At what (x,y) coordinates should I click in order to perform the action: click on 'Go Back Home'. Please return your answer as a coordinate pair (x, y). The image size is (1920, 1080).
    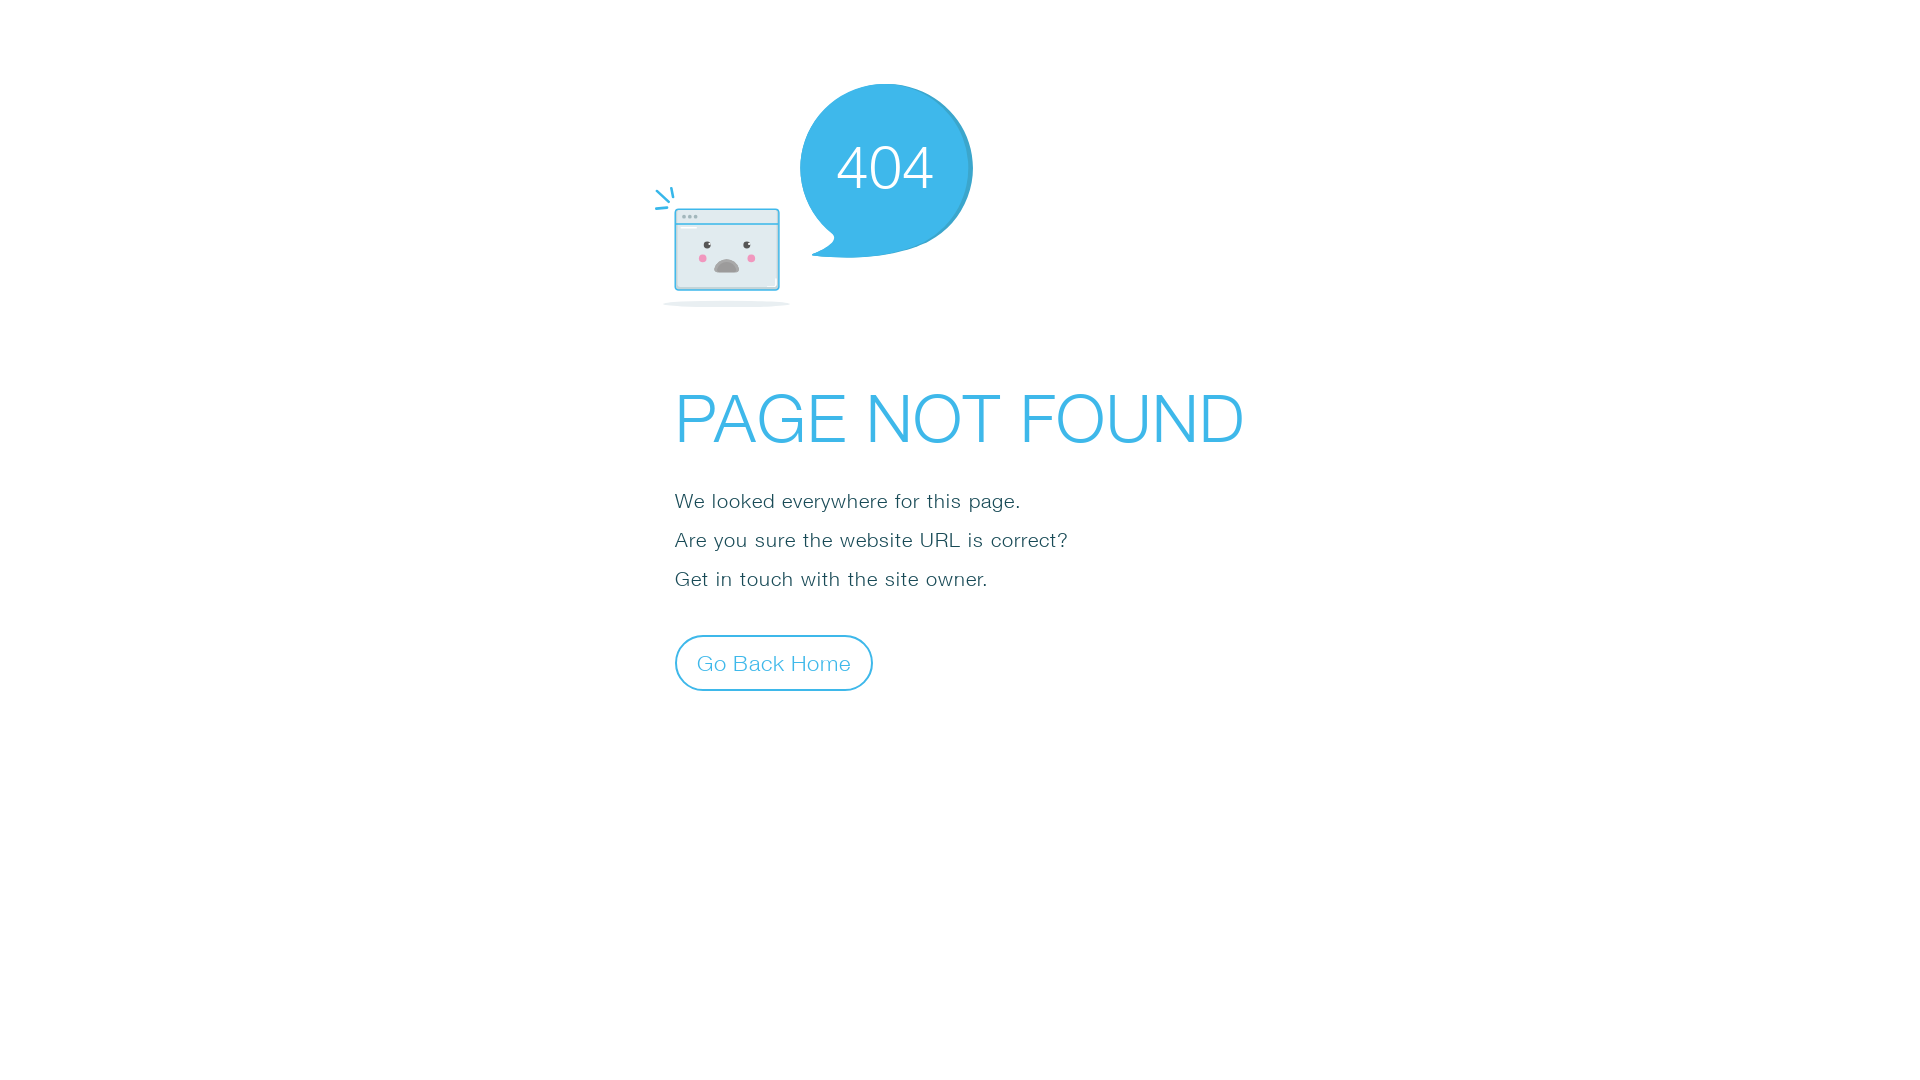
    Looking at the image, I should click on (772, 663).